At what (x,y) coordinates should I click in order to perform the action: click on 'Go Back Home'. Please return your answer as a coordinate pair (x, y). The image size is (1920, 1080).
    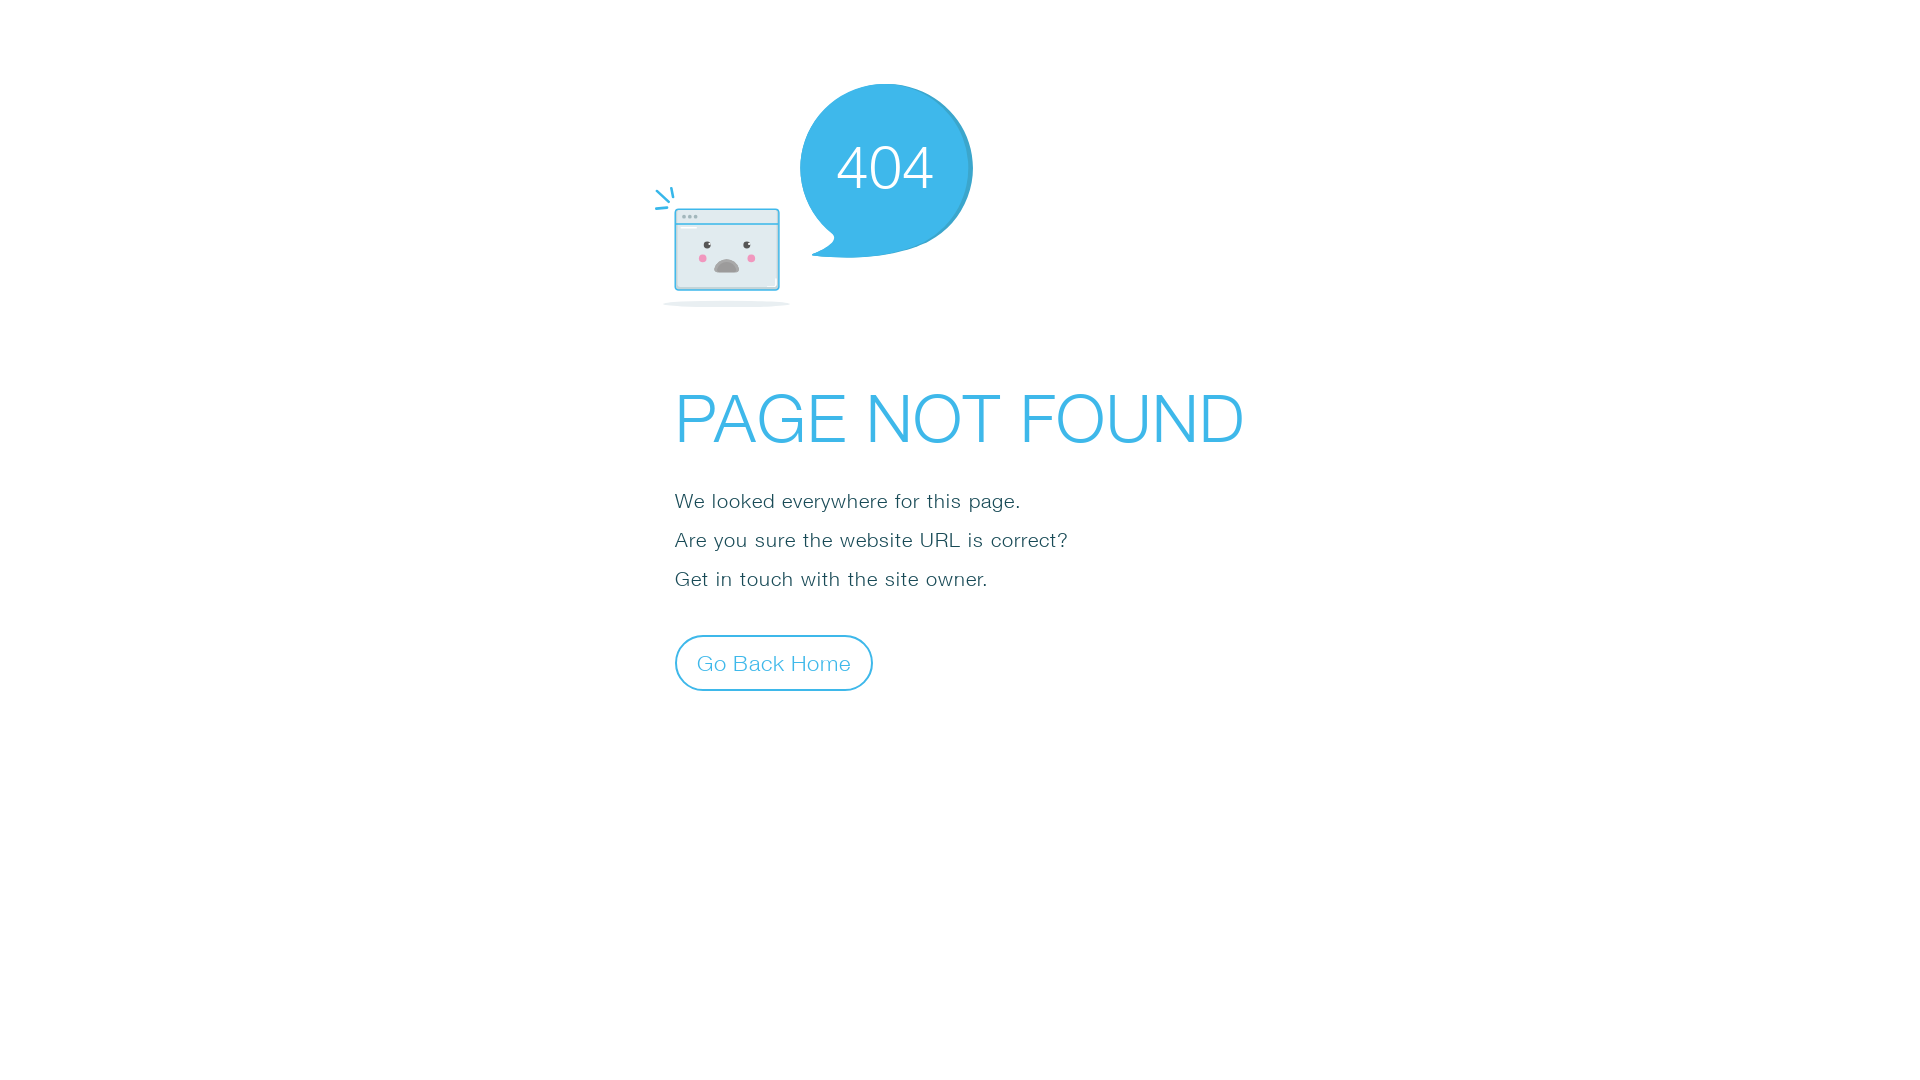
    Looking at the image, I should click on (772, 663).